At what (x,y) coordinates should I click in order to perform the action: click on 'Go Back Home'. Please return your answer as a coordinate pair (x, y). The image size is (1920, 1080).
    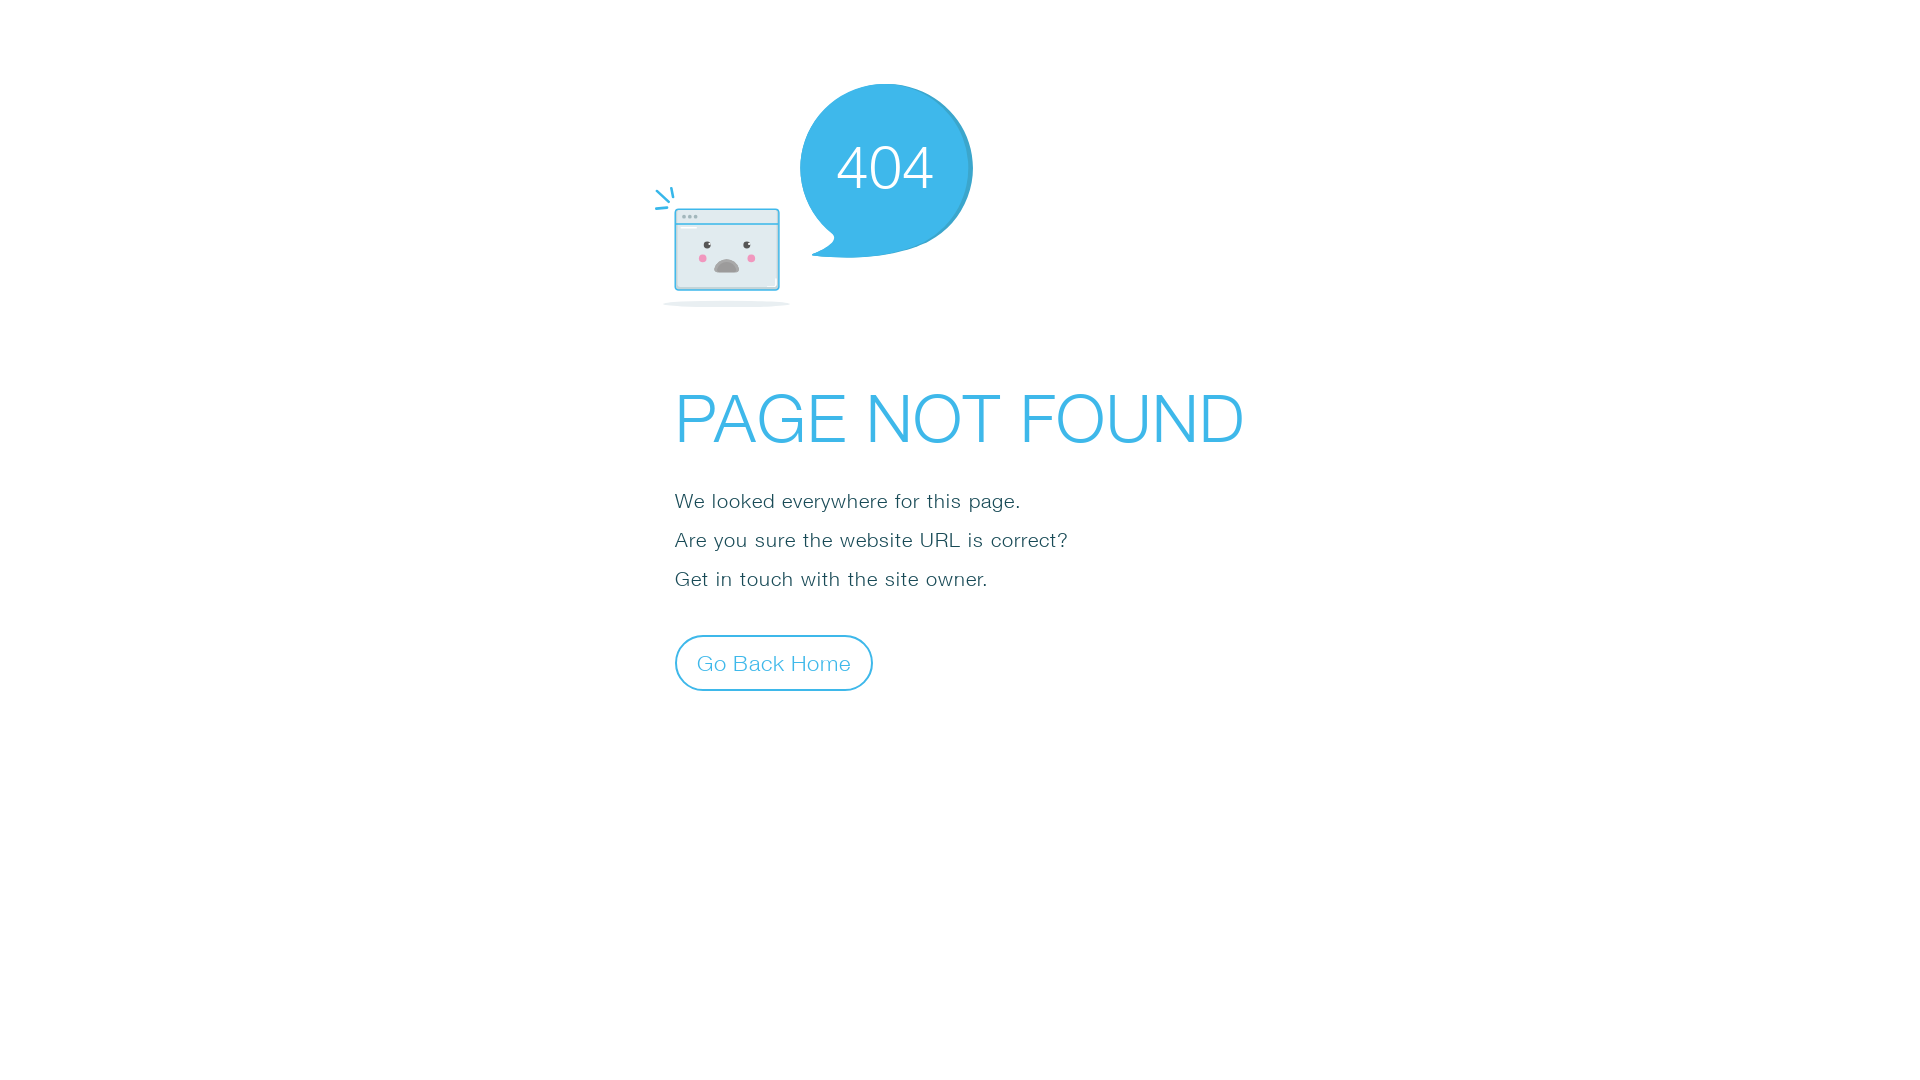
    Looking at the image, I should click on (772, 663).